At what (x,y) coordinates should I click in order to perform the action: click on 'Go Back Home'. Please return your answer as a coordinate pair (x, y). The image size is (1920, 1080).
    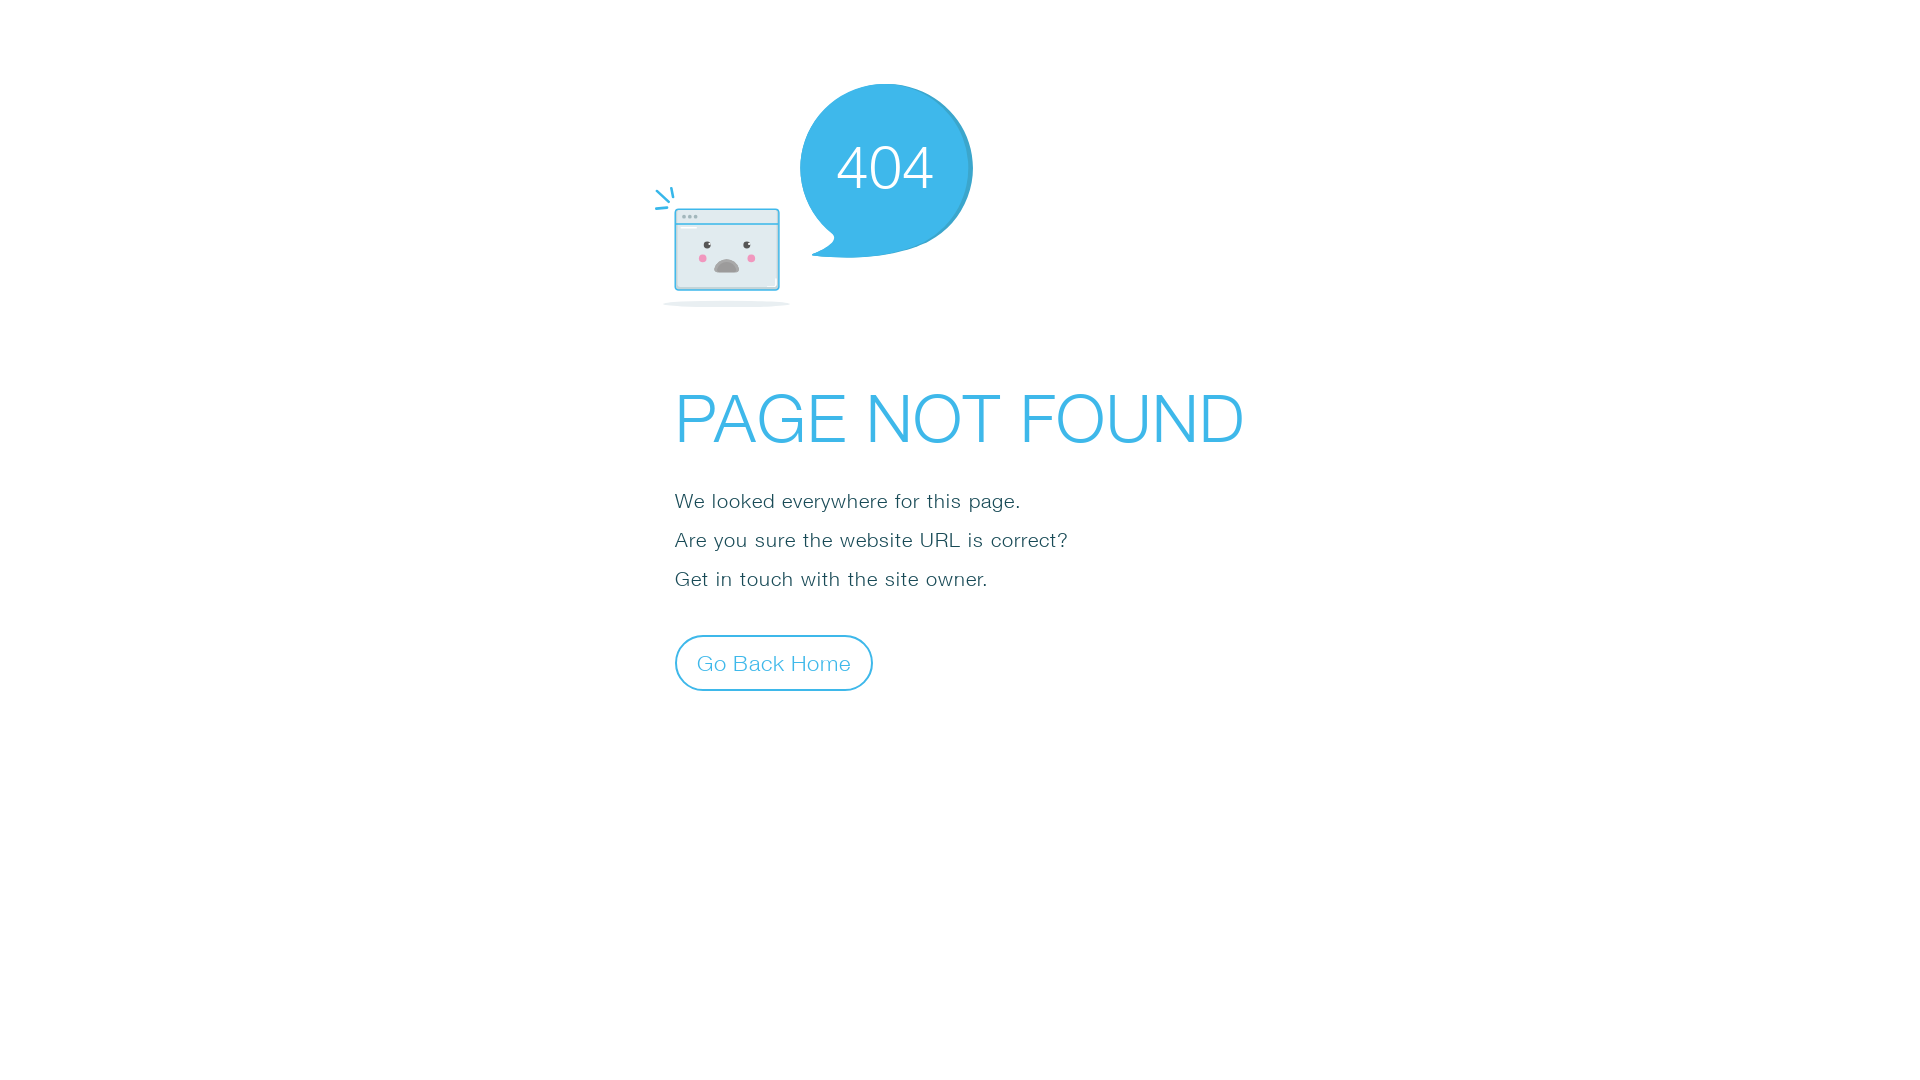
    Looking at the image, I should click on (772, 663).